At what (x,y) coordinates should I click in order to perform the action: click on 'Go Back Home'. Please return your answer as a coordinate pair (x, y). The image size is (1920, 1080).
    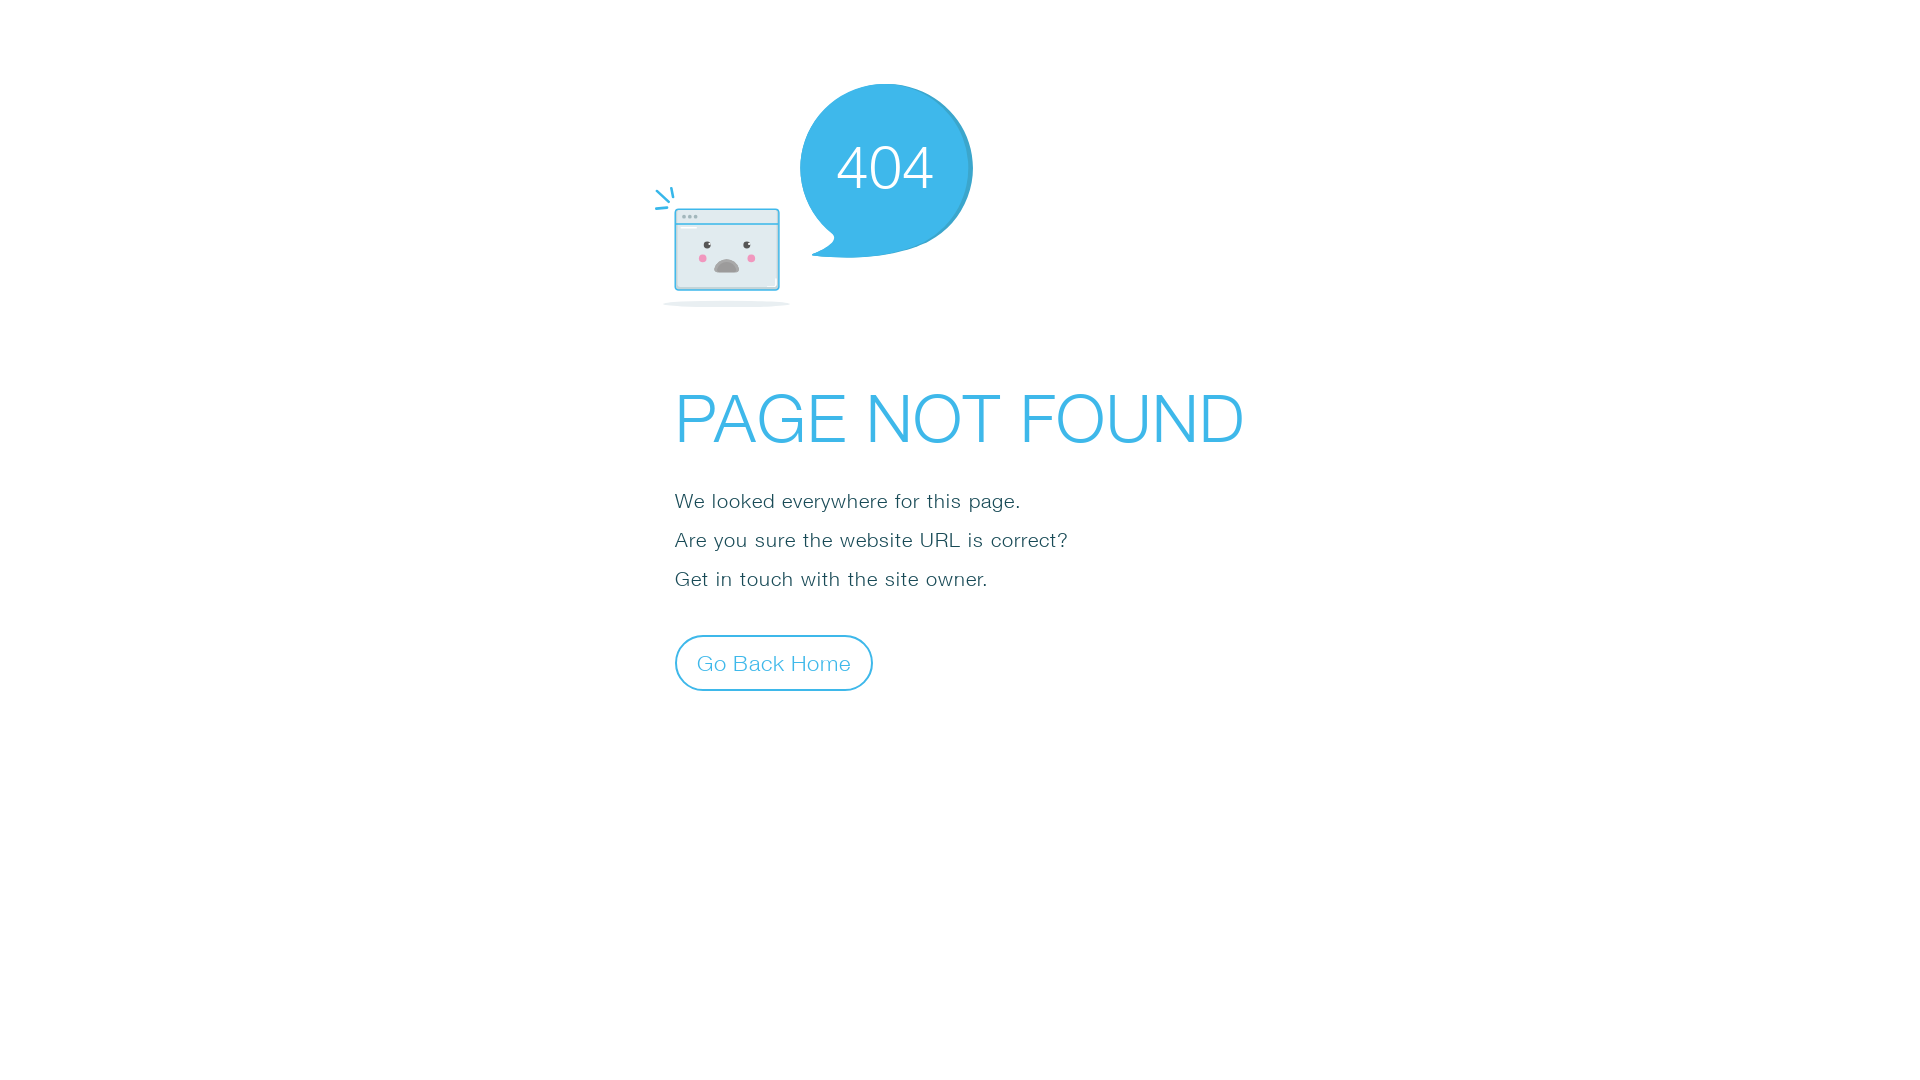
    Looking at the image, I should click on (772, 663).